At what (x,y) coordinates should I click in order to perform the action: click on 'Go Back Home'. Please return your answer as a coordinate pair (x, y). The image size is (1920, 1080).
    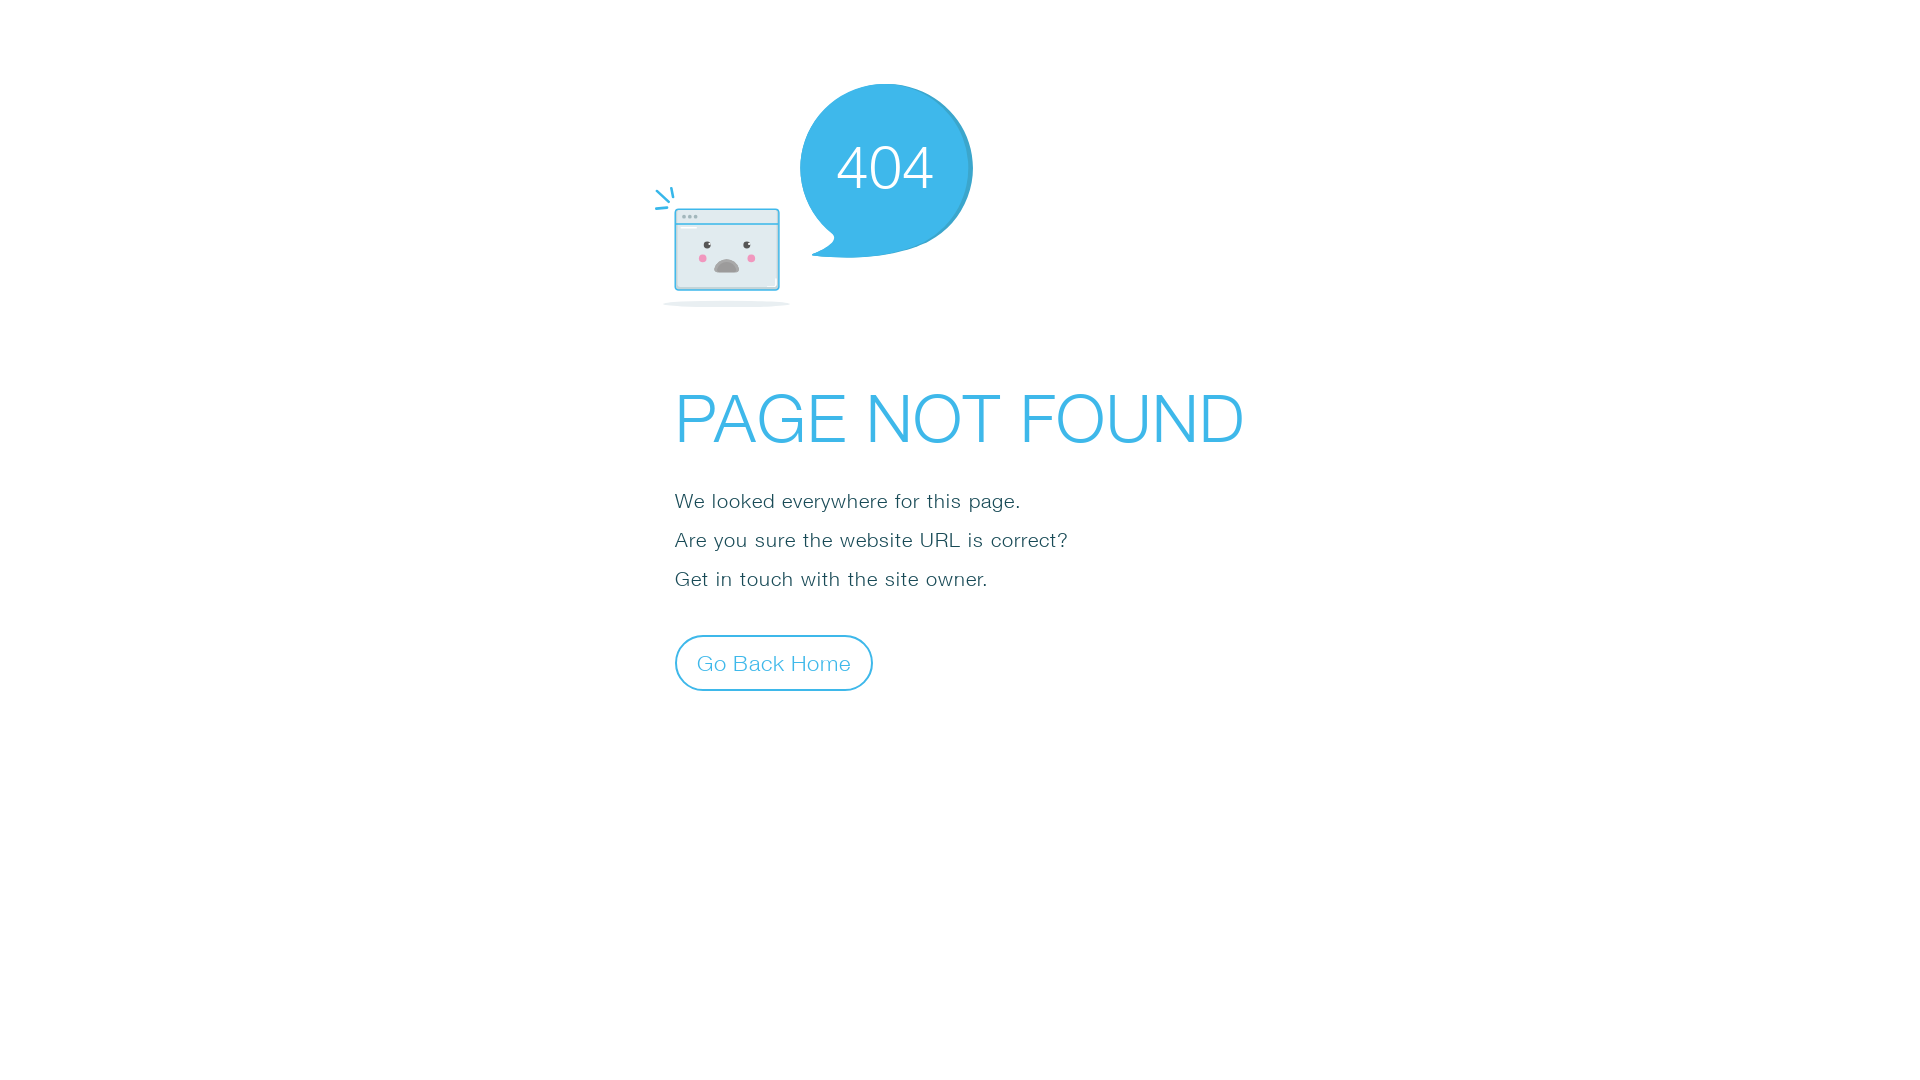
    Looking at the image, I should click on (772, 663).